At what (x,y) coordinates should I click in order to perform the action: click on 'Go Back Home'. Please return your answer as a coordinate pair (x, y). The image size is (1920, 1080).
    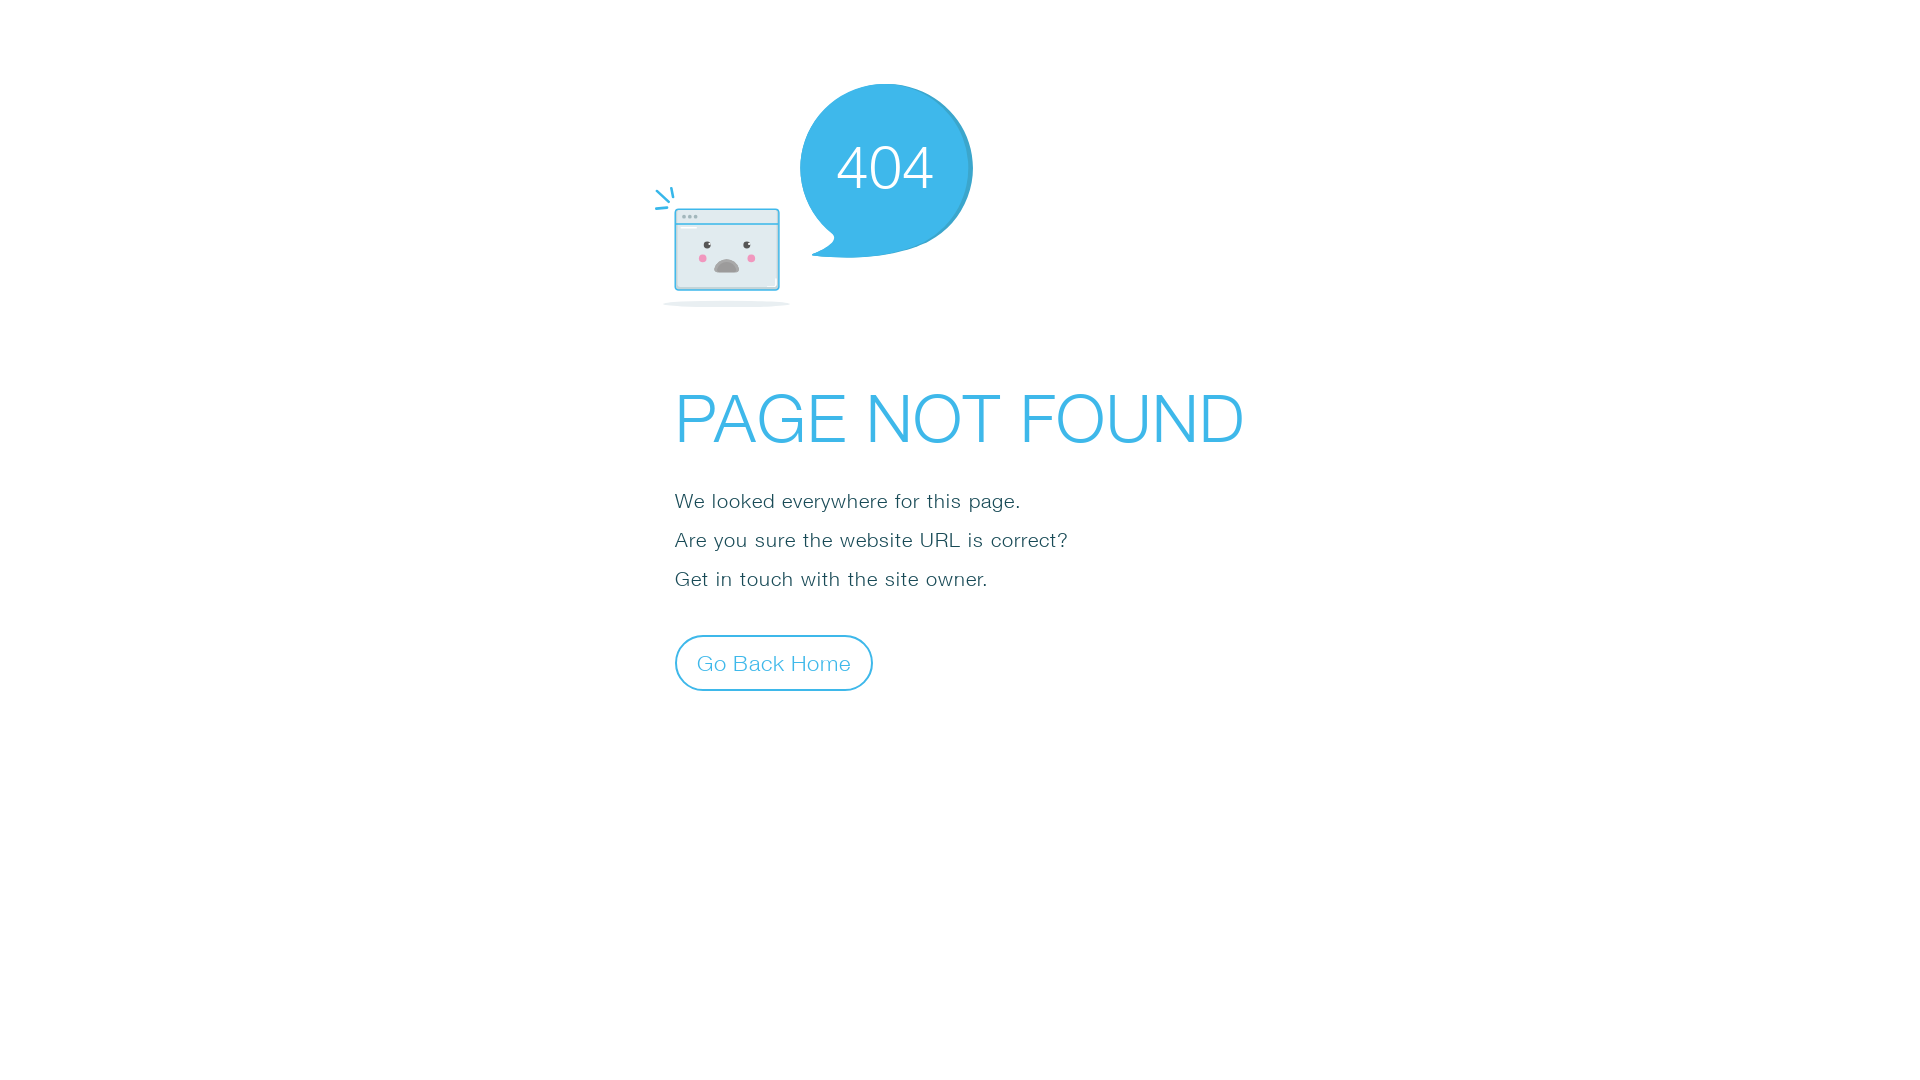
    Looking at the image, I should click on (772, 663).